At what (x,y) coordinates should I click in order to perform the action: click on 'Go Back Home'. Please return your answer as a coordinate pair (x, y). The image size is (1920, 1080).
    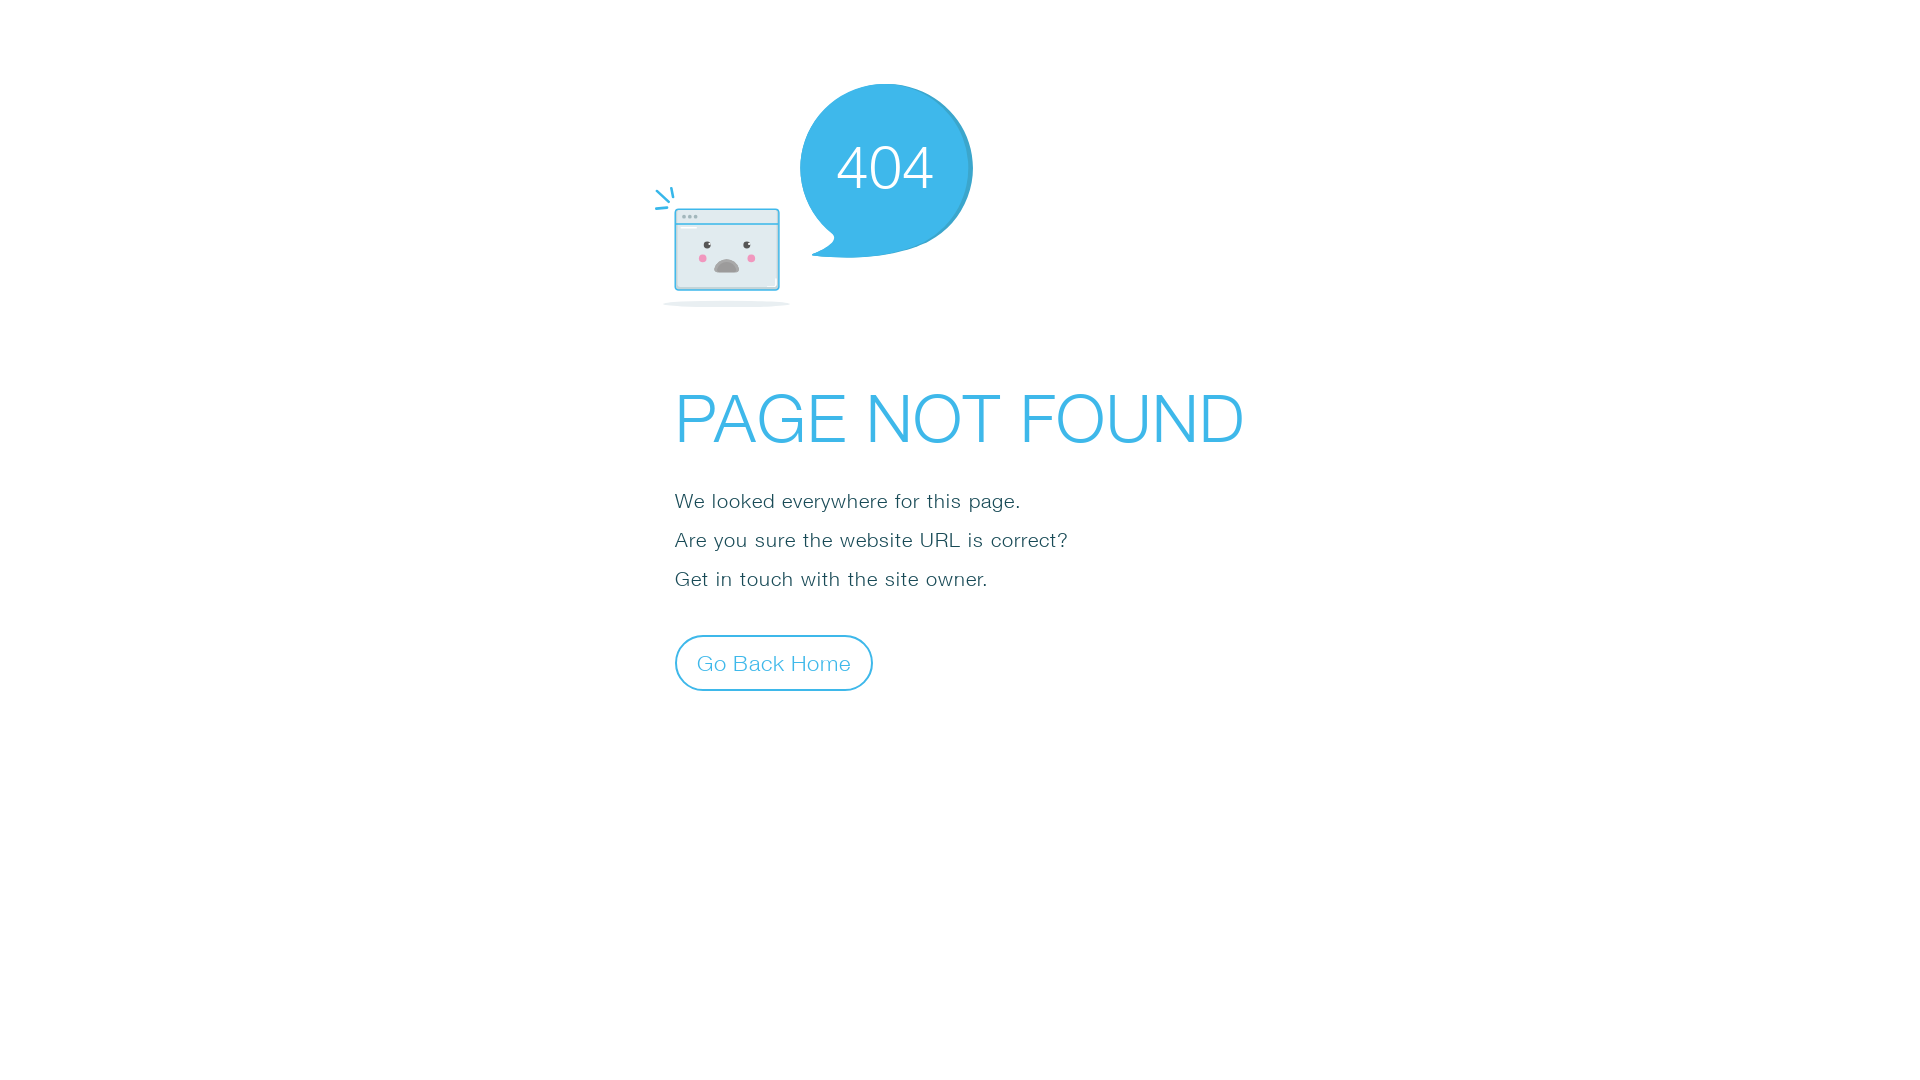
    Looking at the image, I should click on (772, 663).